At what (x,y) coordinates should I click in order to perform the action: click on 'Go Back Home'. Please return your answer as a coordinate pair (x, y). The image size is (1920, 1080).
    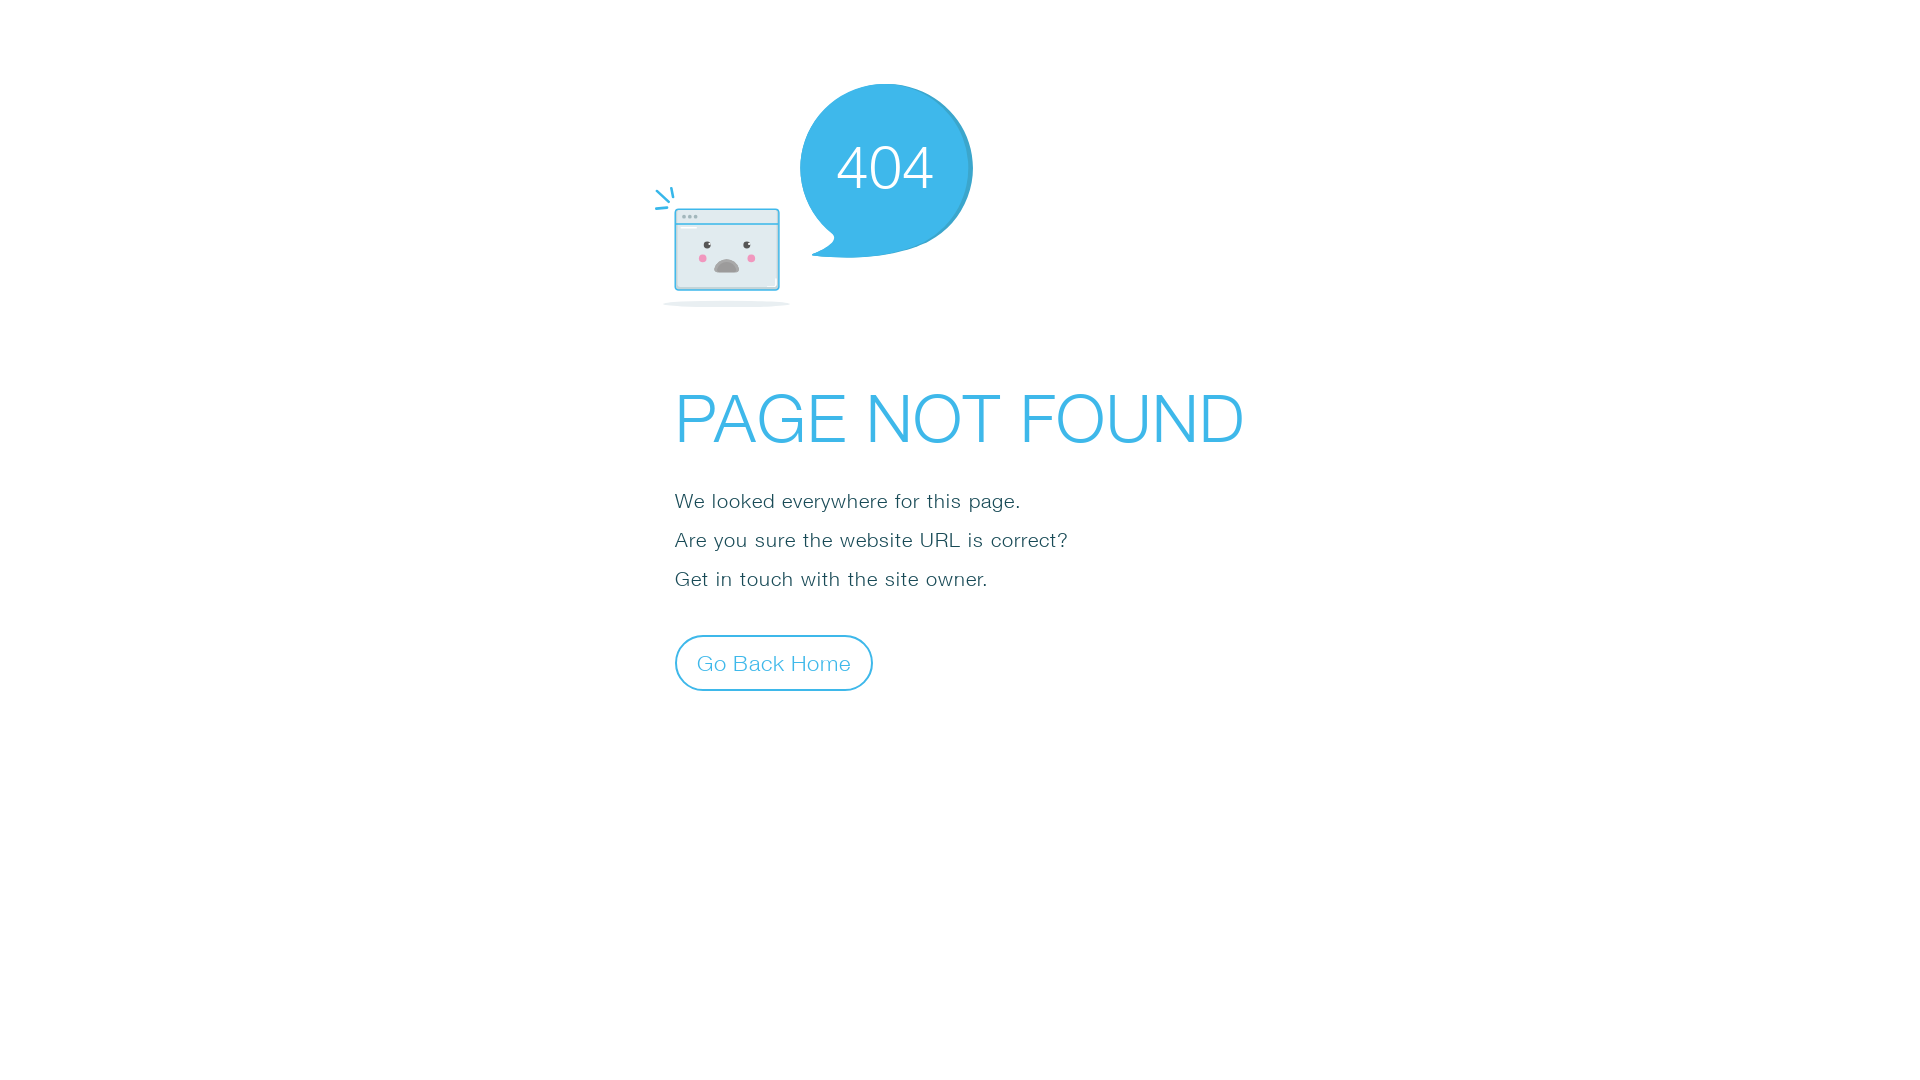
    Looking at the image, I should click on (772, 663).